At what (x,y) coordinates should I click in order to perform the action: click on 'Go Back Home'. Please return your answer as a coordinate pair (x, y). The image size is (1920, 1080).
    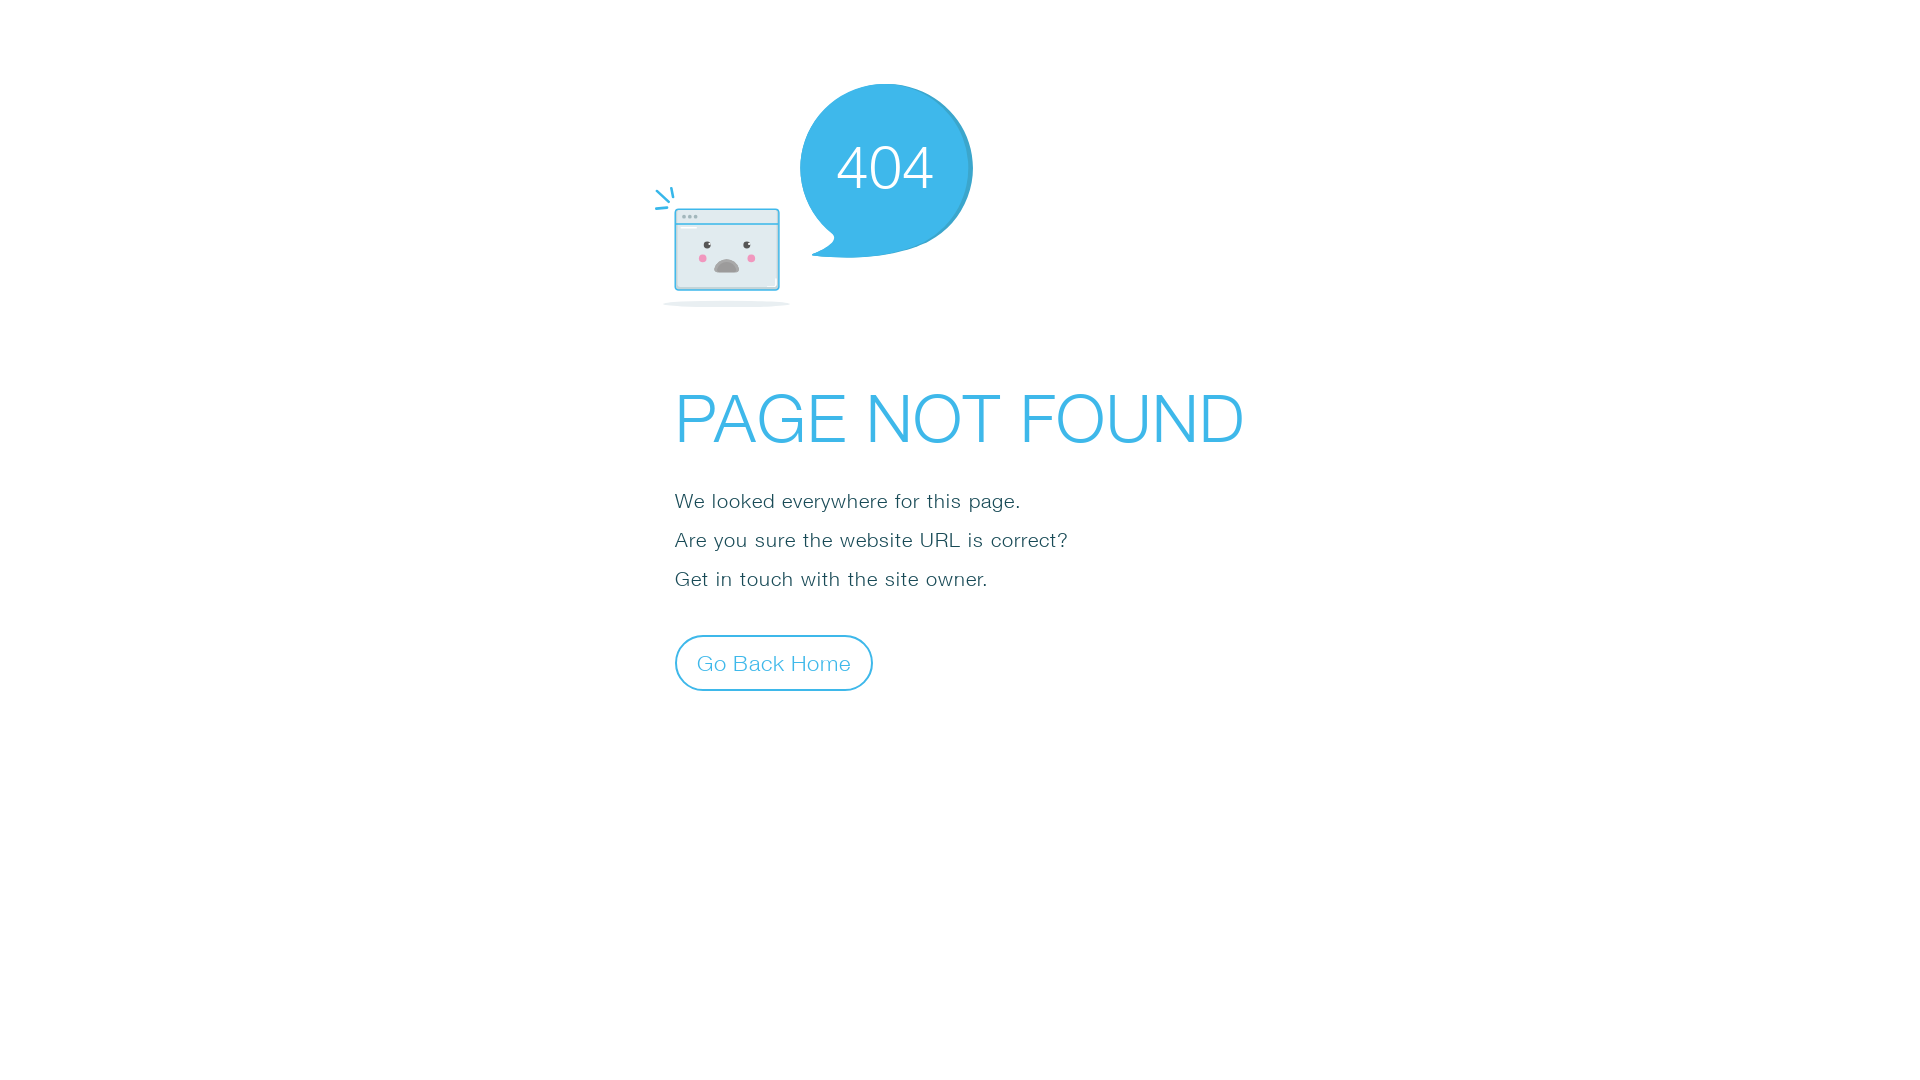
    Looking at the image, I should click on (772, 663).